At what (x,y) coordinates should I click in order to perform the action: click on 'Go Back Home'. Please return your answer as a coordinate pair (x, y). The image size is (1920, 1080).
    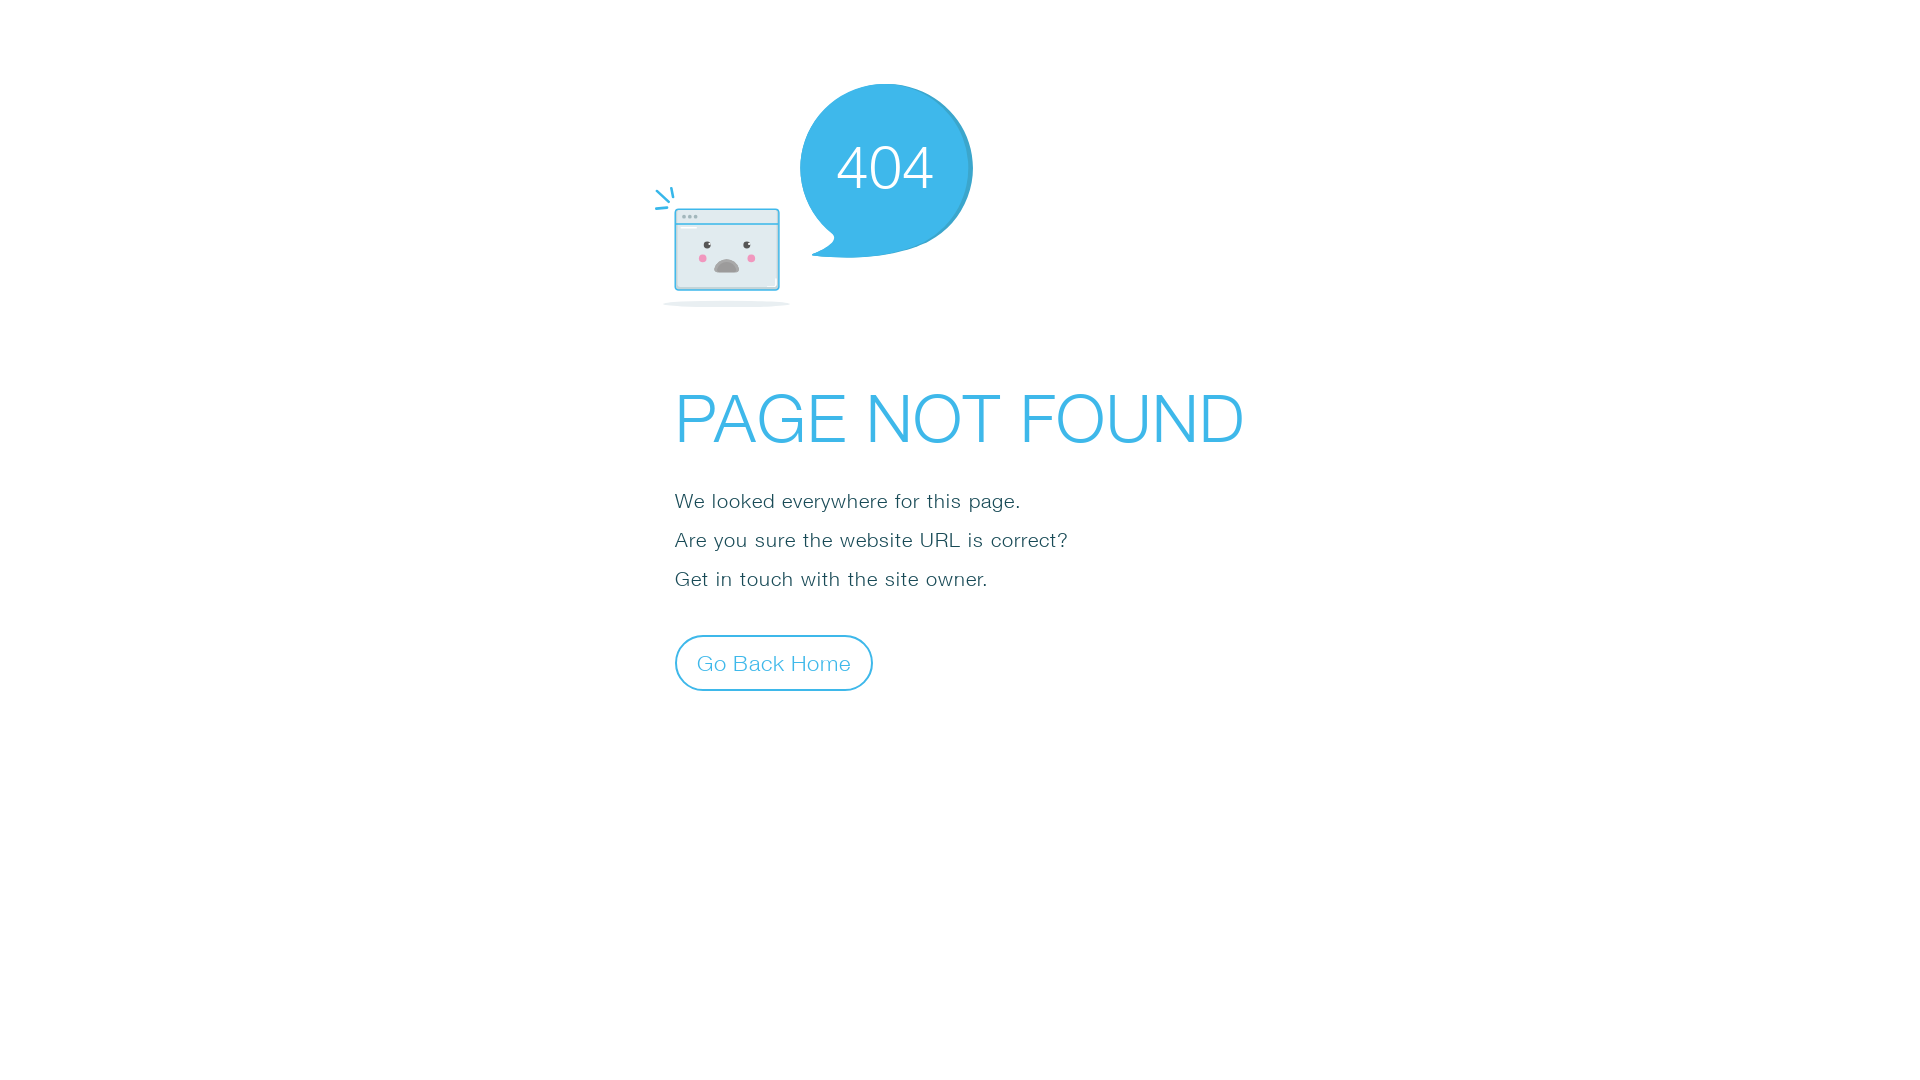
    Looking at the image, I should click on (772, 663).